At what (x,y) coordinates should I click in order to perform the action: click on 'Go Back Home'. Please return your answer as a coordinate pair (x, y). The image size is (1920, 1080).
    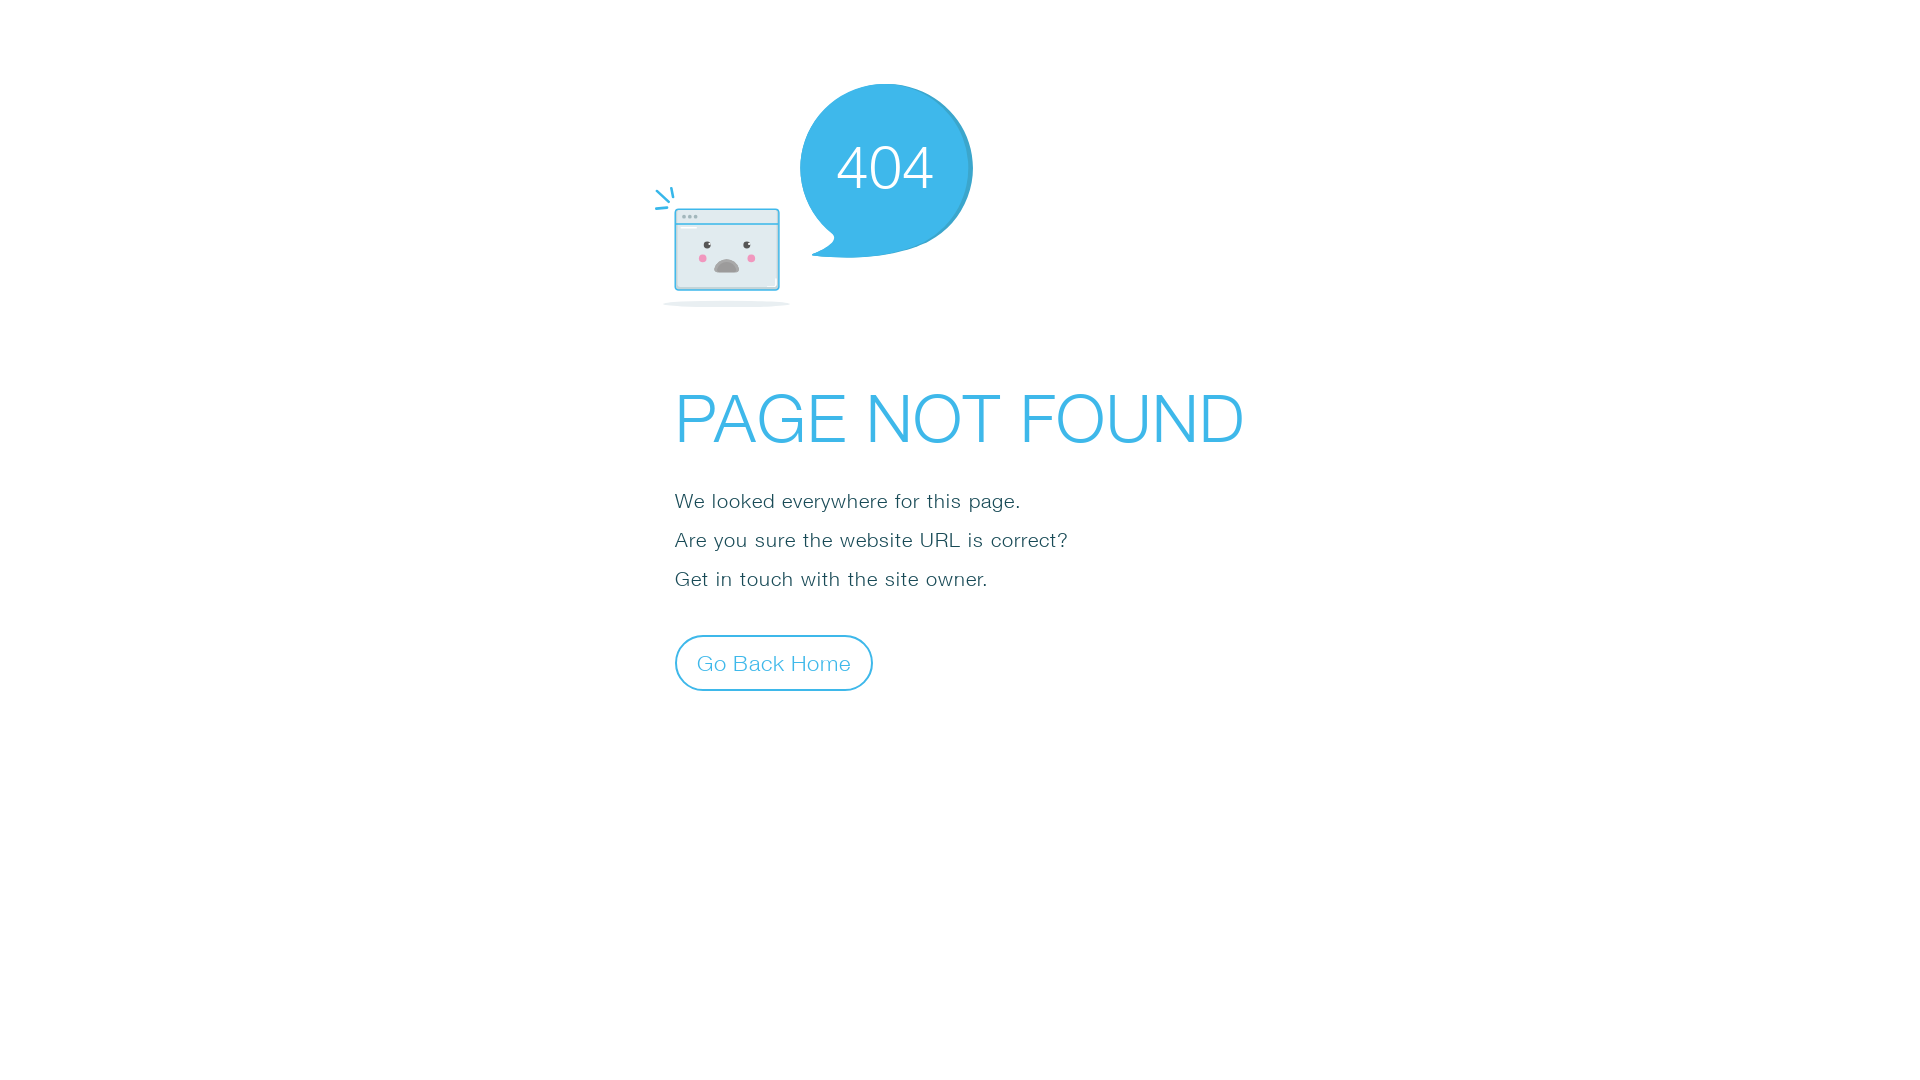
    Looking at the image, I should click on (772, 663).